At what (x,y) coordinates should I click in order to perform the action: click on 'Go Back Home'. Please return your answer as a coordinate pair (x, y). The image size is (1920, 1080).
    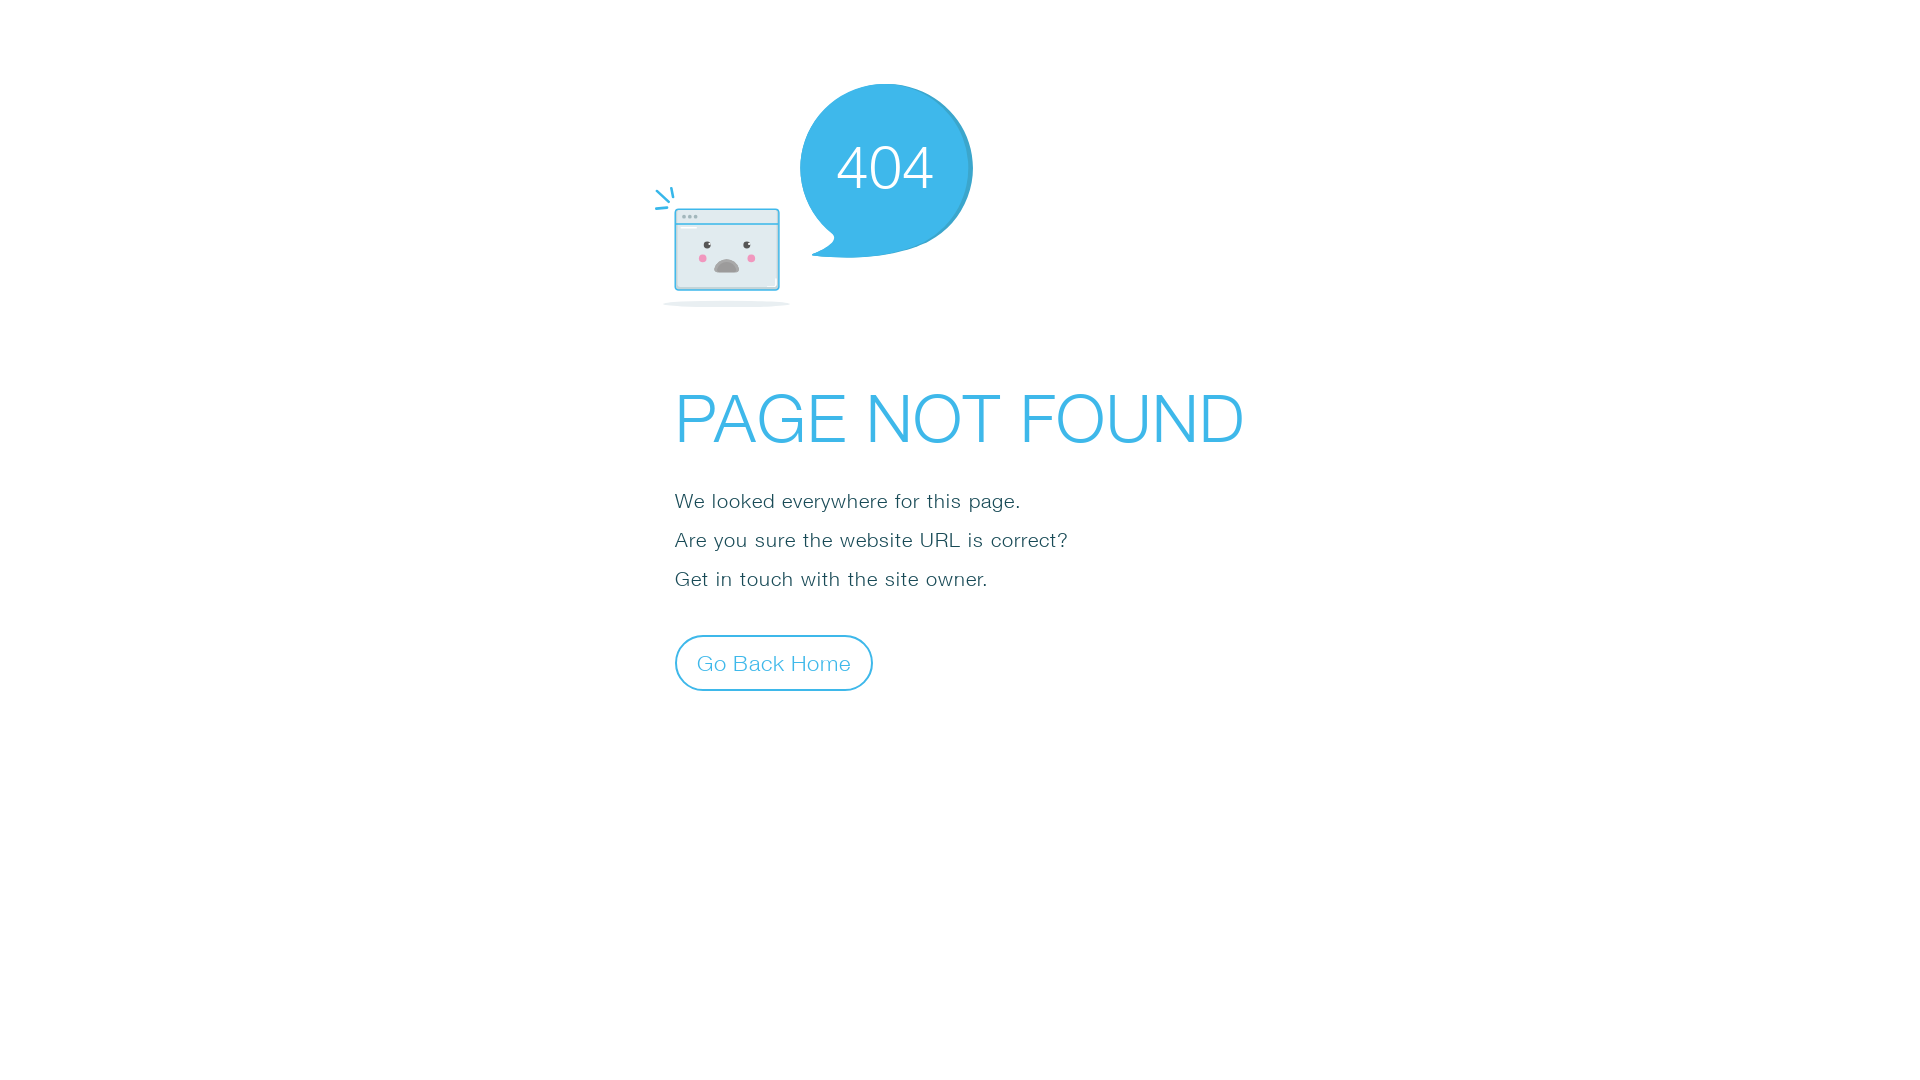
    Looking at the image, I should click on (772, 663).